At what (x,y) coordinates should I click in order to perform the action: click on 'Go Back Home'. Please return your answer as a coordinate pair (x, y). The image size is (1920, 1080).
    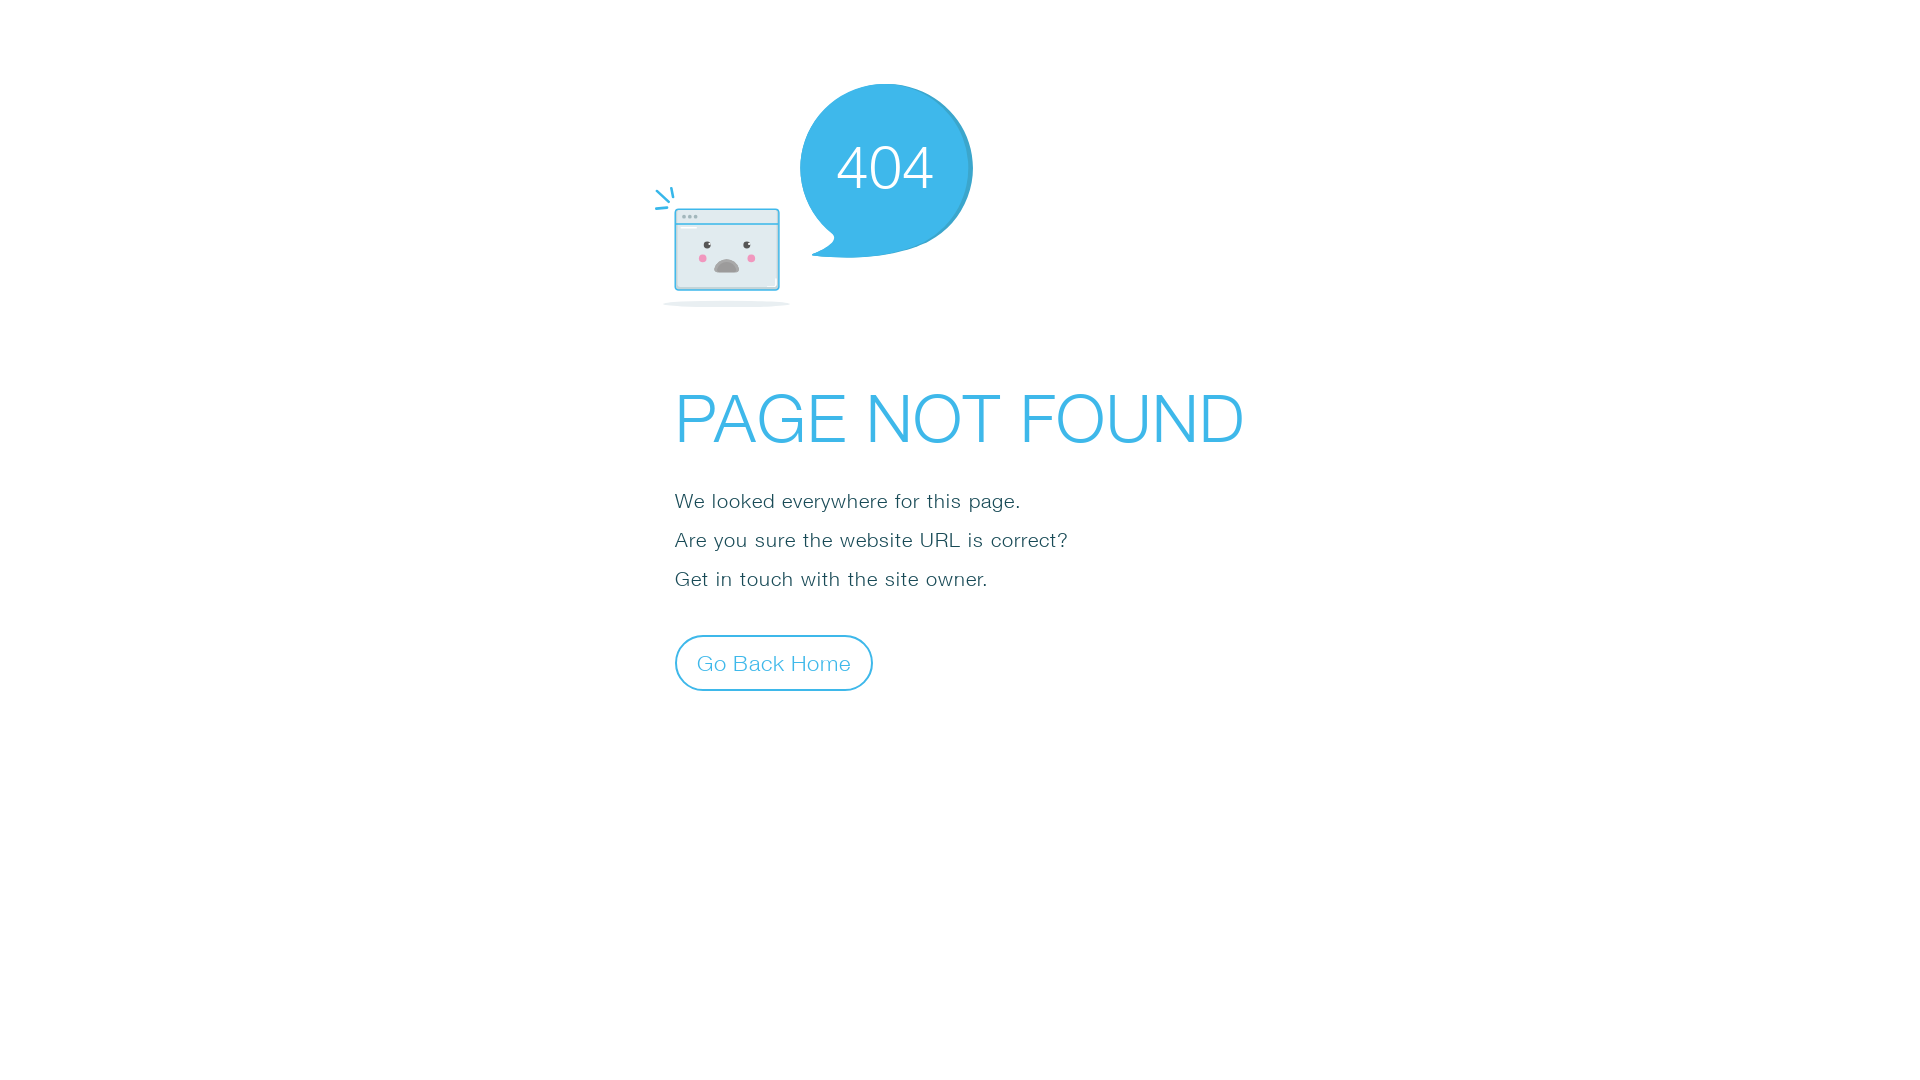
    Looking at the image, I should click on (772, 663).